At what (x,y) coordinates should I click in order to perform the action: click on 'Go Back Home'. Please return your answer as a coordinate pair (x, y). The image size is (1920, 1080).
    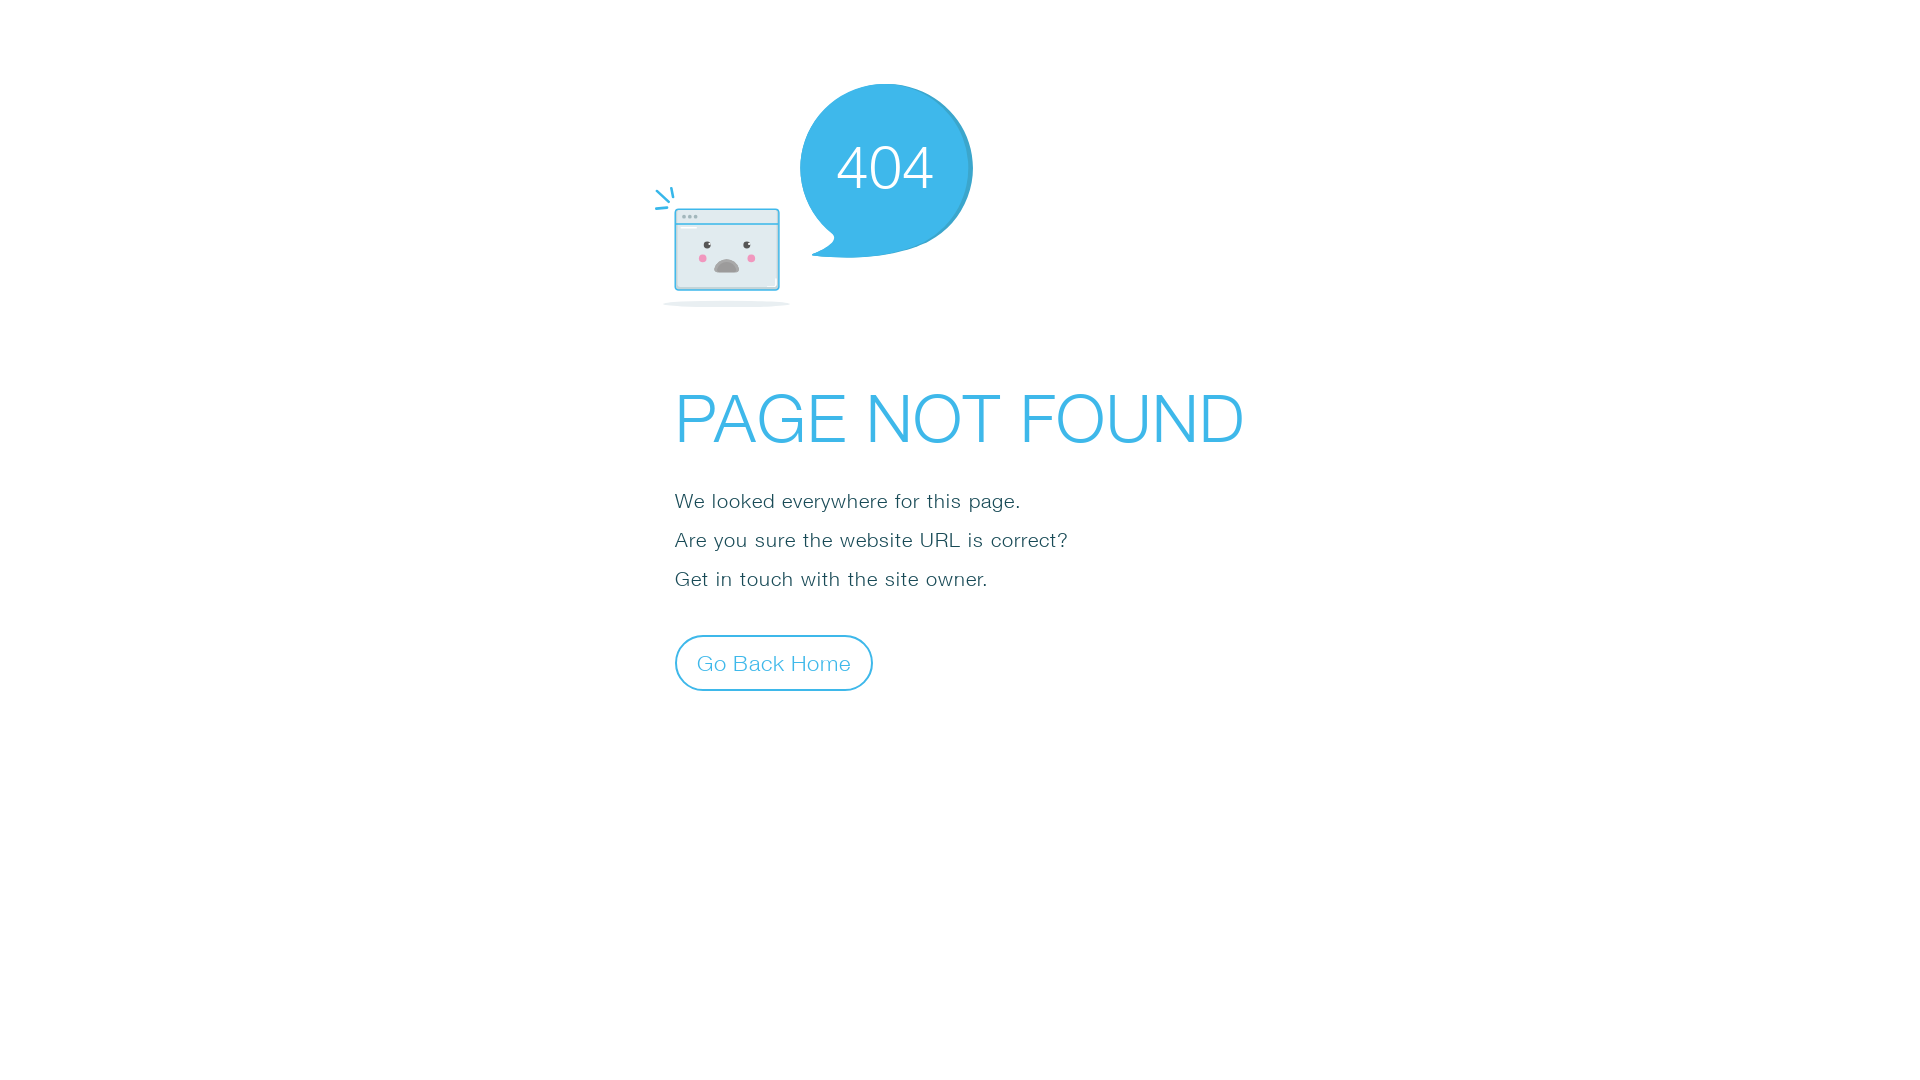
    Looking at the image, I should click on (772, 663).